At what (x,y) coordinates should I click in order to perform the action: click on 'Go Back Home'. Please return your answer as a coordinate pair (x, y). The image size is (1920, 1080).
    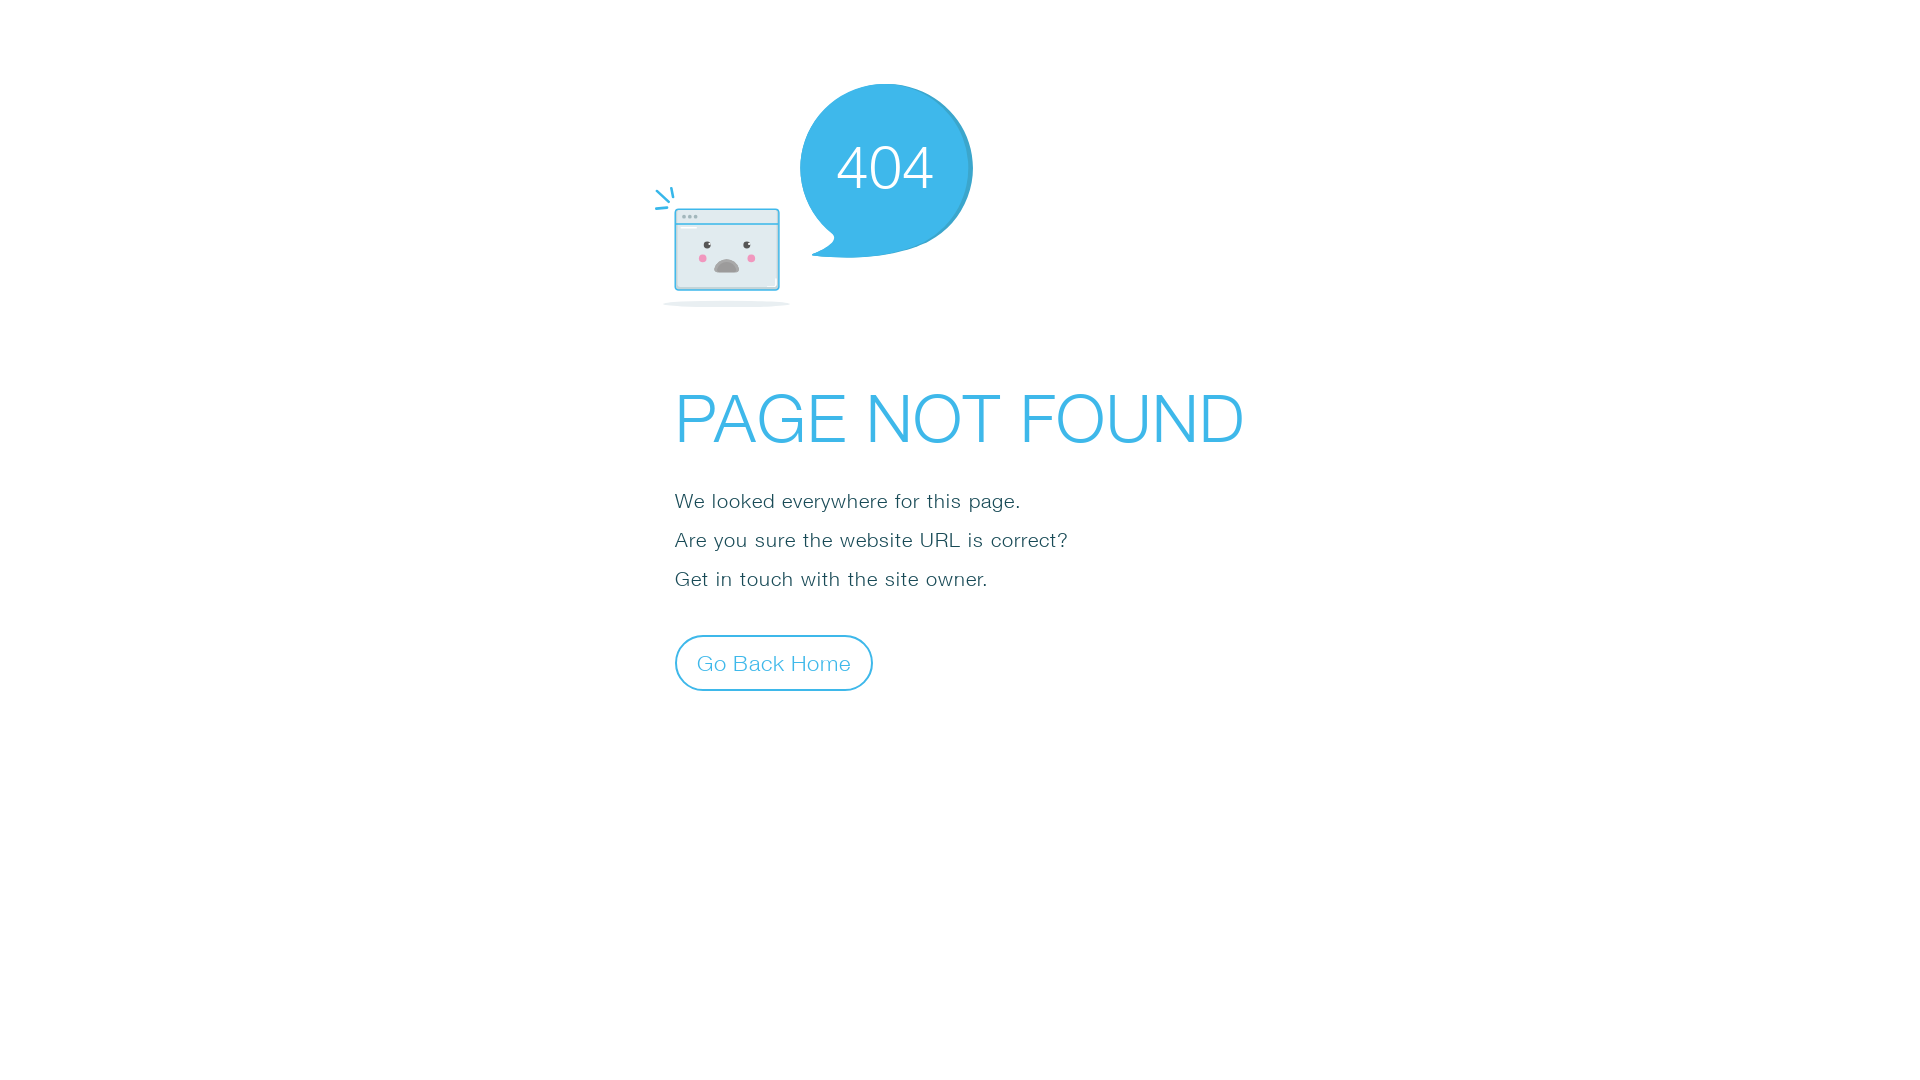
    Looking at the image, I should click on (772, 663).